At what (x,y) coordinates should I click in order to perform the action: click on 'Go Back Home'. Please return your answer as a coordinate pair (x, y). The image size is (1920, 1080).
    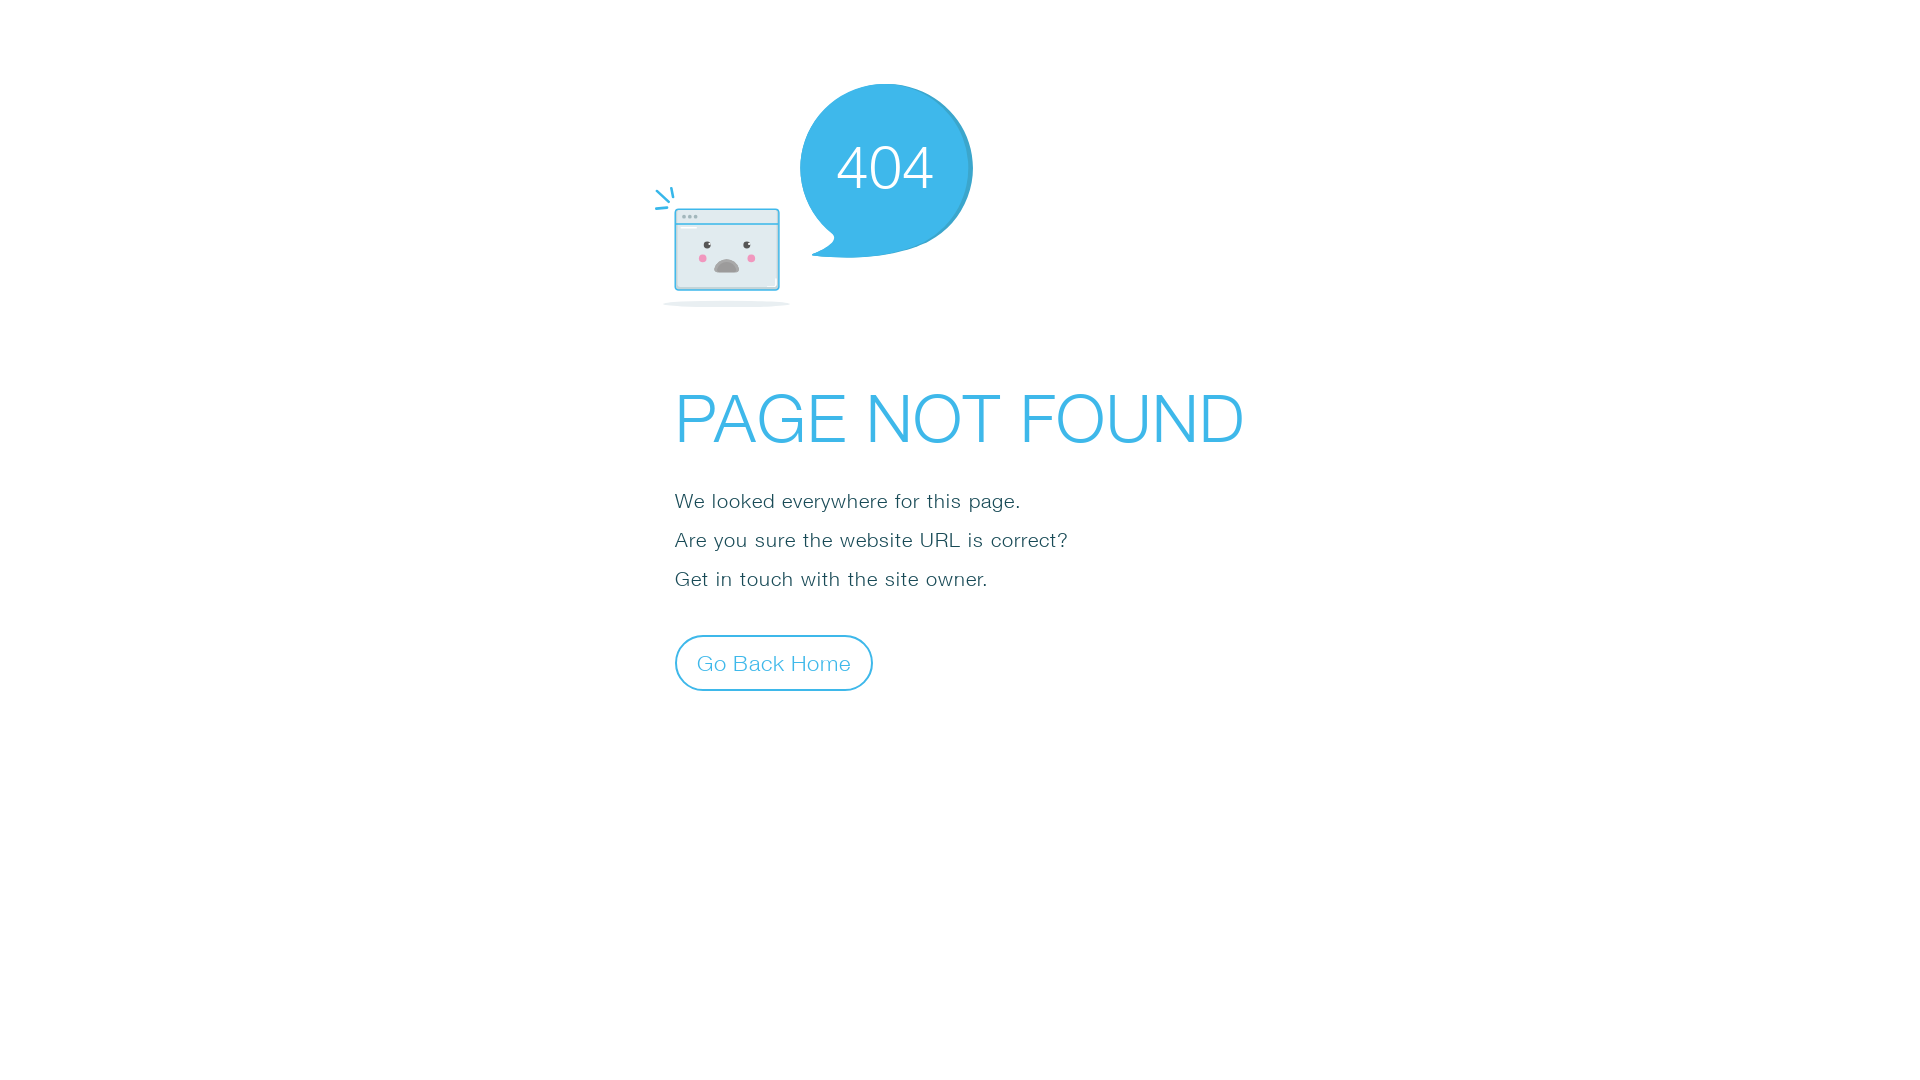
    Looking at the image, I should click on (772, 663).